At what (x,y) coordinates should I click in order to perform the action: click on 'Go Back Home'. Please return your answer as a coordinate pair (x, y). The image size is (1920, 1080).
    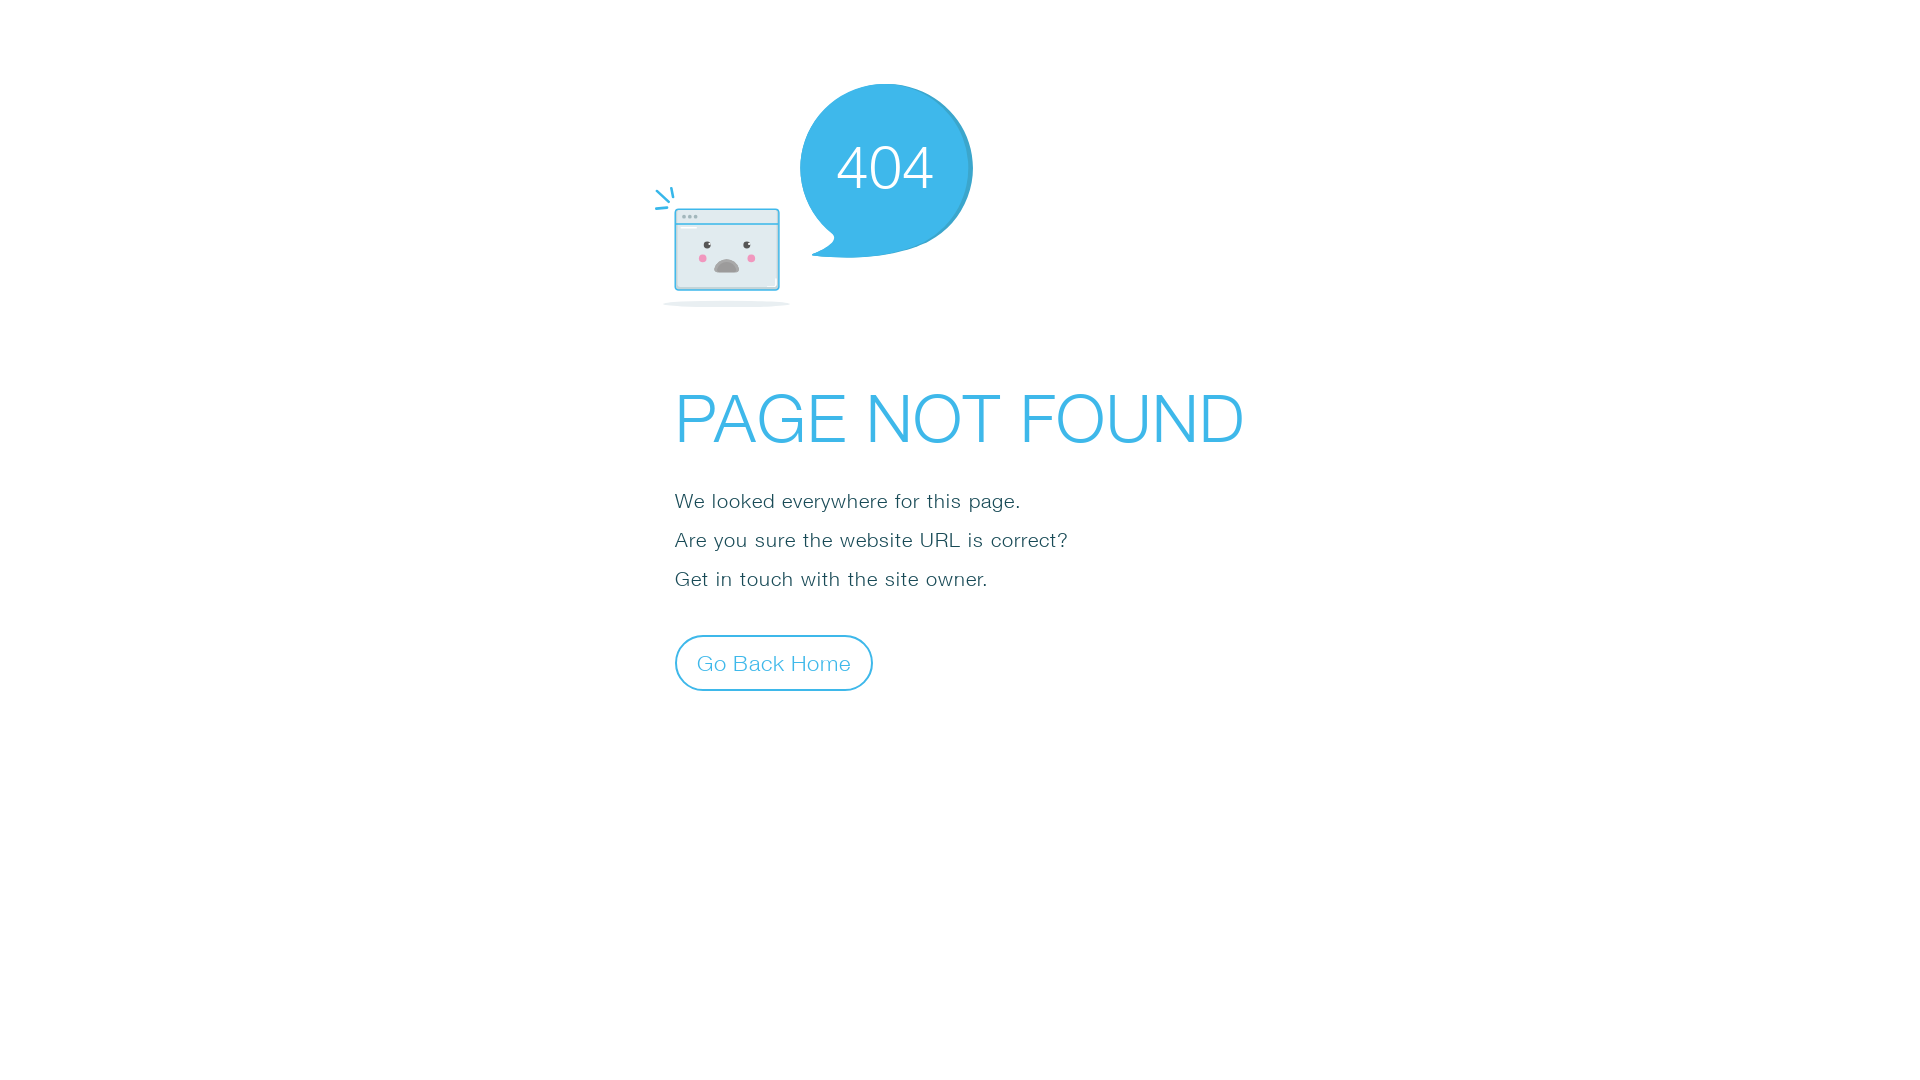
    Looking at the image, I should click on (772, 663).